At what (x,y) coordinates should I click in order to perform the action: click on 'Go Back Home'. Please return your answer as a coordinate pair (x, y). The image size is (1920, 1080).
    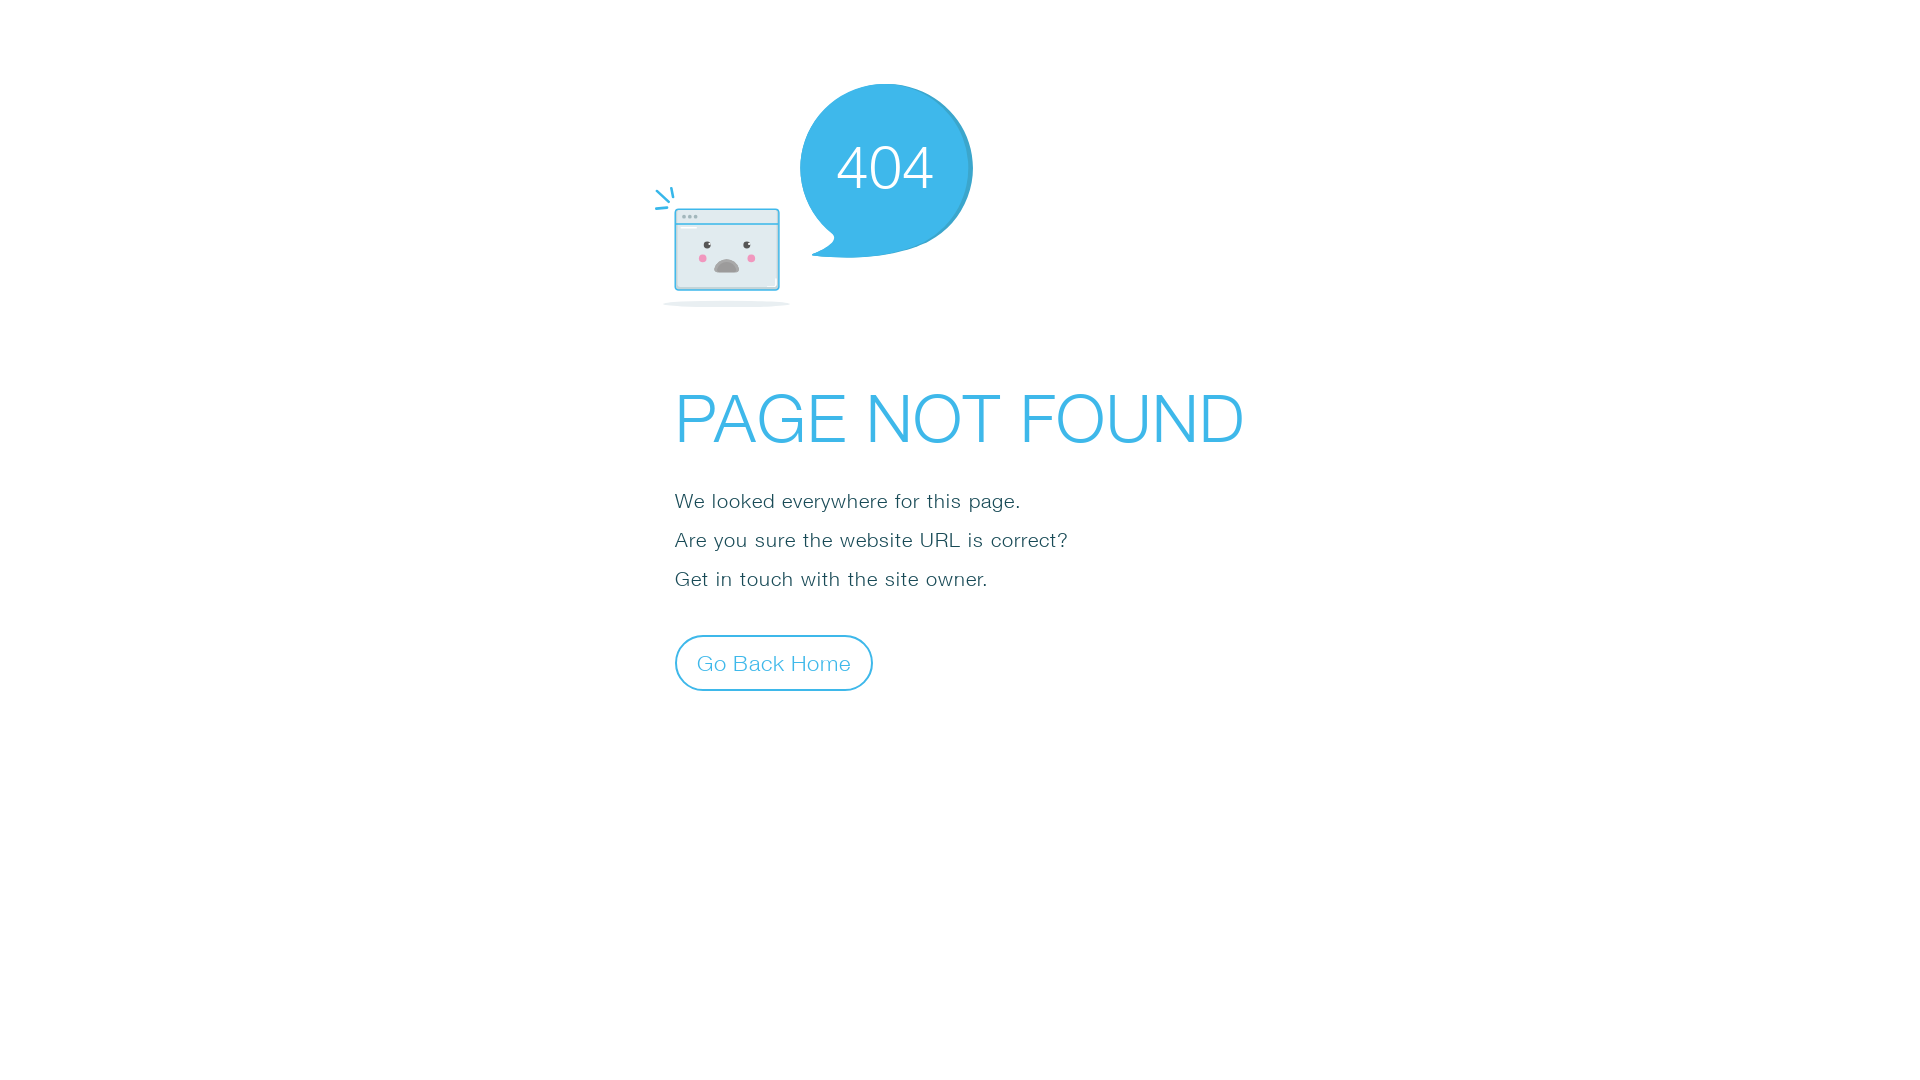
    Looking at the image, I should click on (772, 663).